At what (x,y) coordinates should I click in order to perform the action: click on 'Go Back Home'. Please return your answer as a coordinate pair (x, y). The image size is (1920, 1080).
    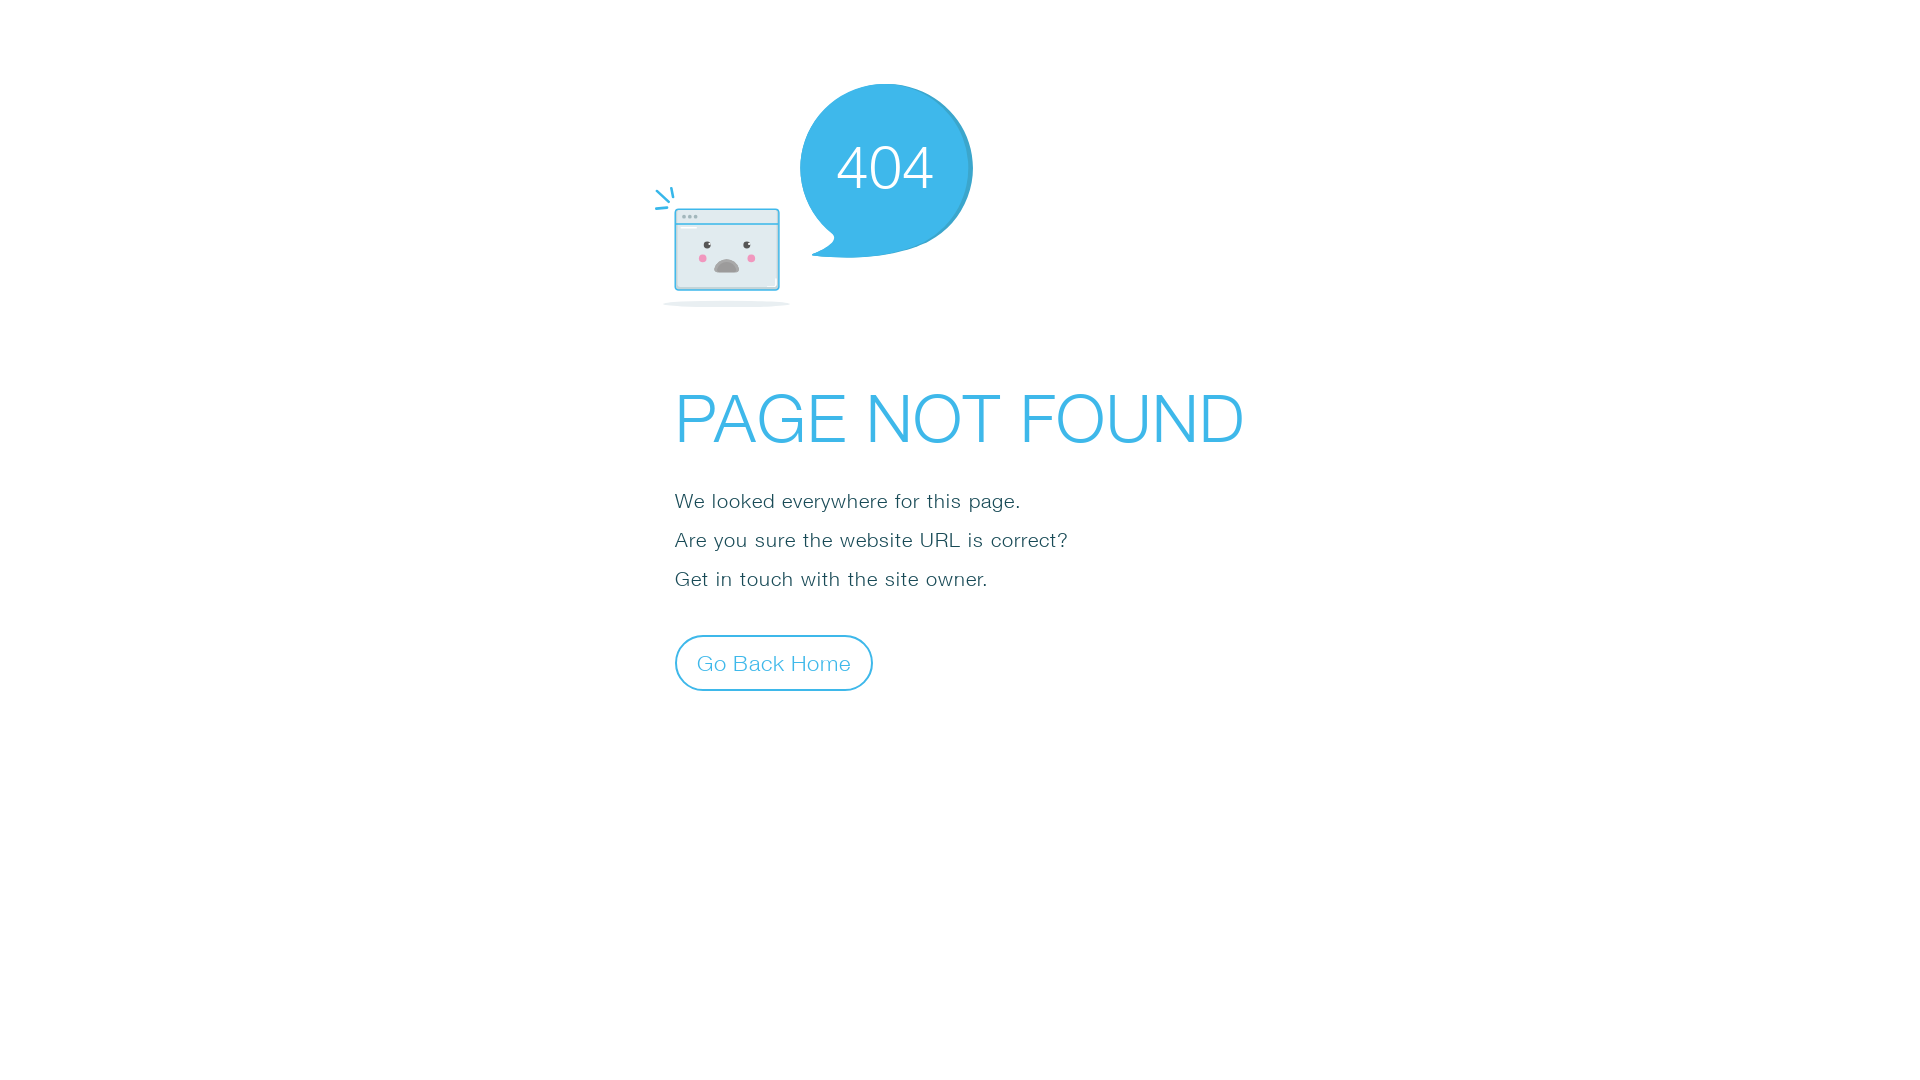
    Looking at the image, I should click on (772, 663).